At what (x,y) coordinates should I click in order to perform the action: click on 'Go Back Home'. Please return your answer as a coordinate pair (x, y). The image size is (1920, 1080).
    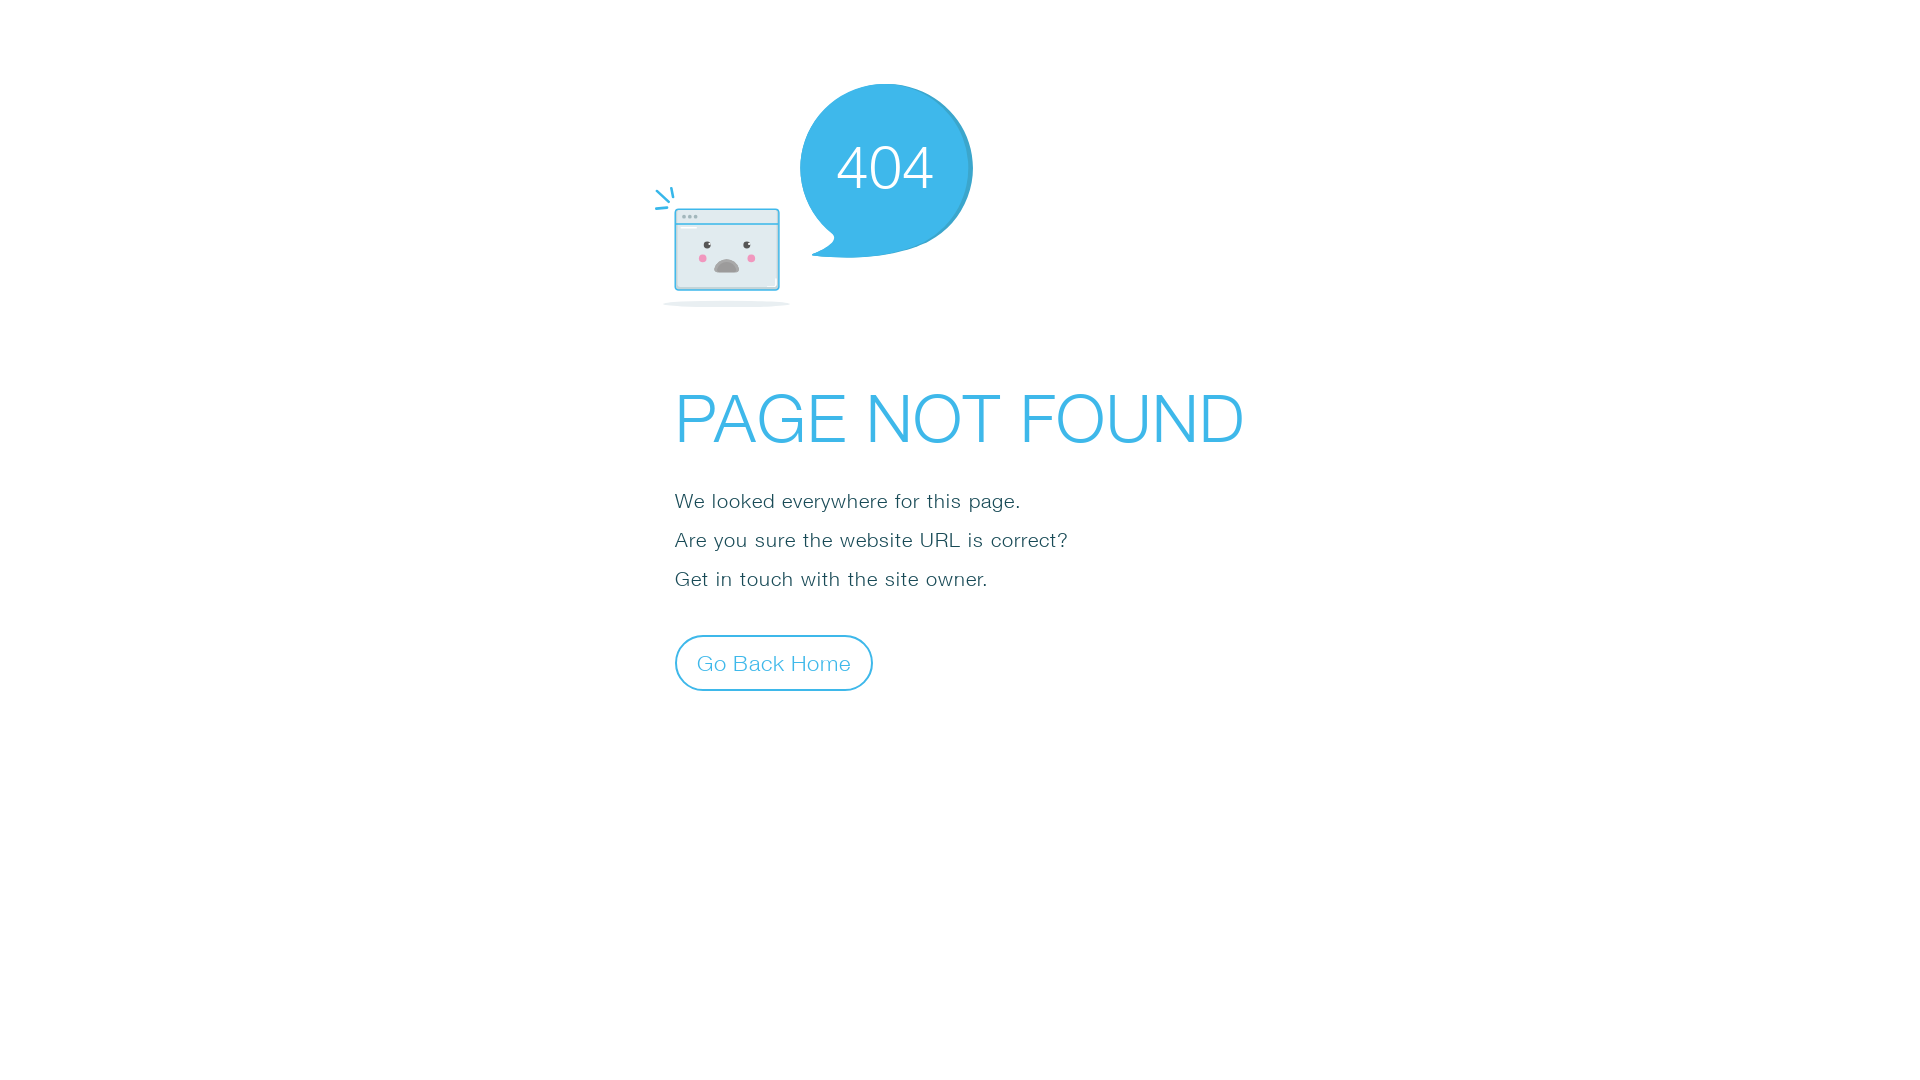
    Looking at the image, I should click on (772, 663).